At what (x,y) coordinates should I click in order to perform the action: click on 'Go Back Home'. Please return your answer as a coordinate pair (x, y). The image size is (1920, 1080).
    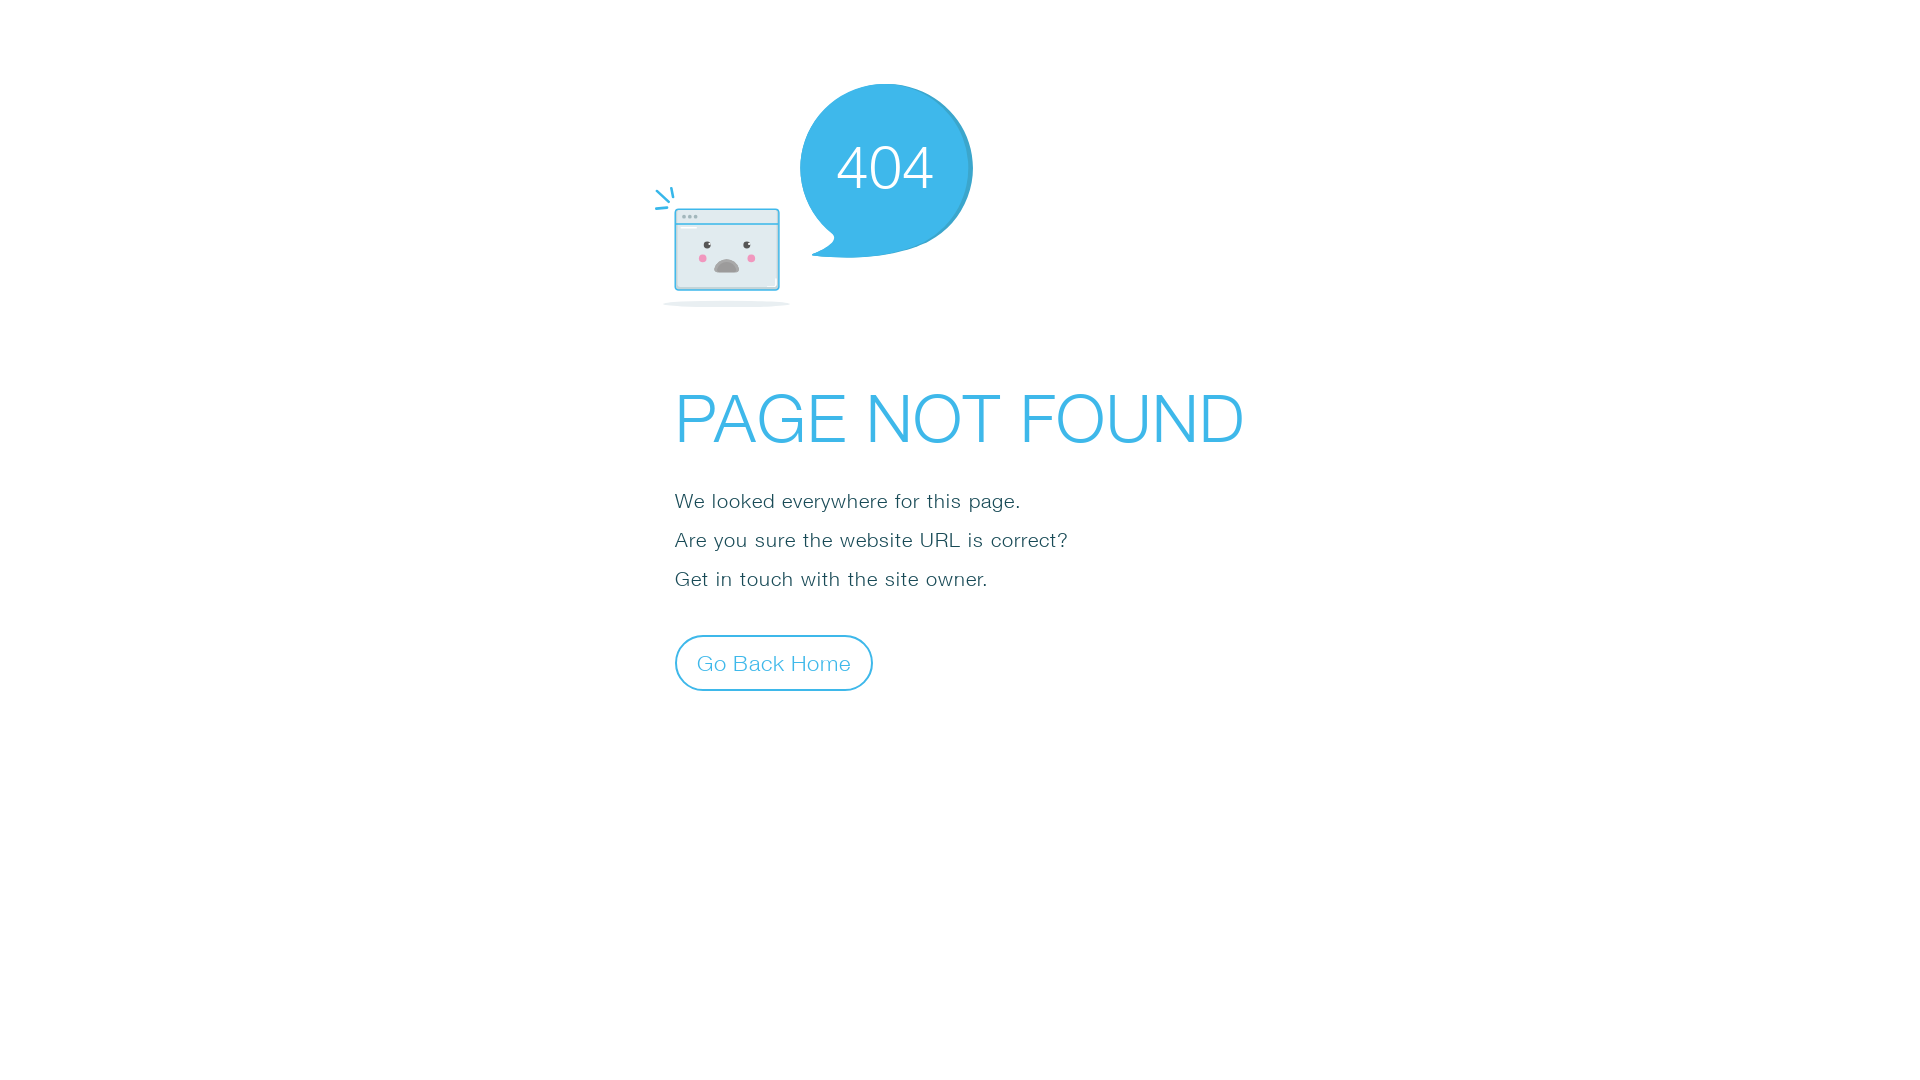
    Looking at the image, I should click on (772, 663).